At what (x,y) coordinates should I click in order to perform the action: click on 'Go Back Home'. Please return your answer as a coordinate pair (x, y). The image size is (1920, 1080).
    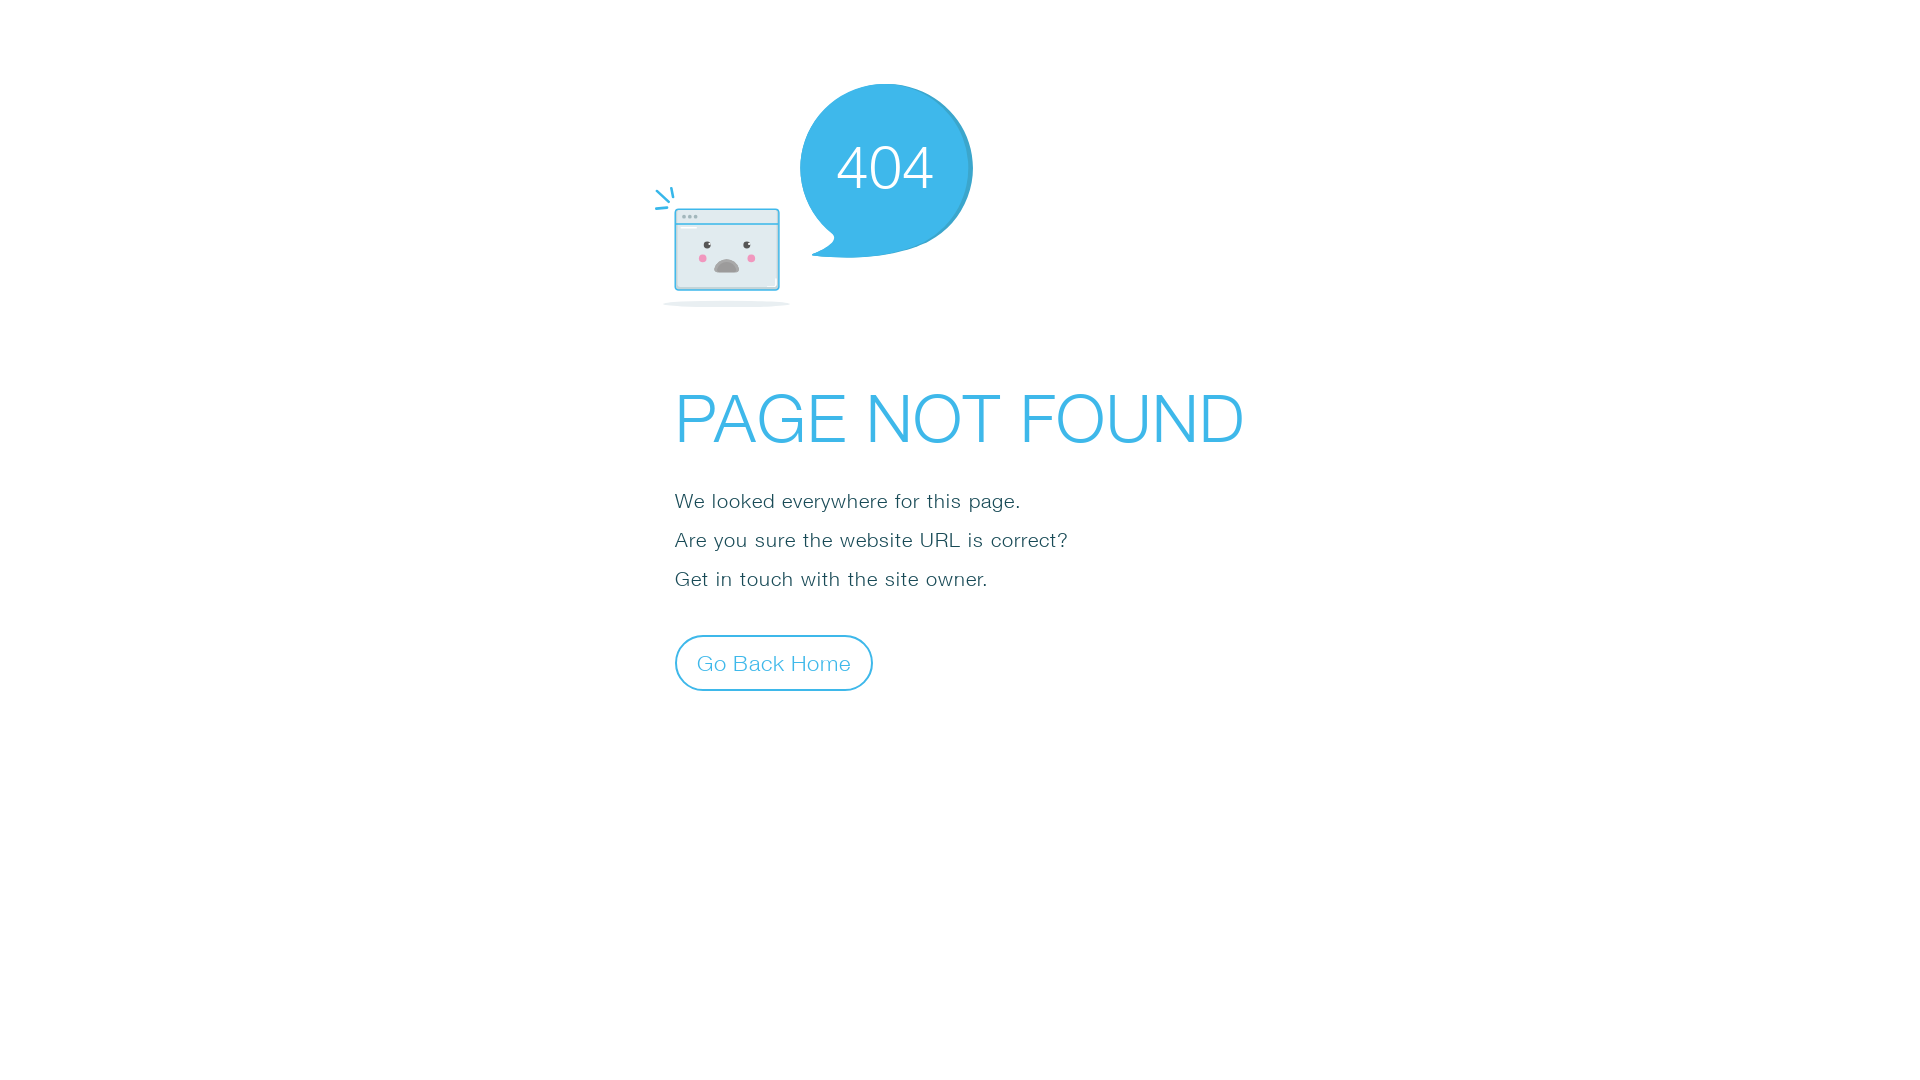
    Looking at the image, I should click on (772, 663).